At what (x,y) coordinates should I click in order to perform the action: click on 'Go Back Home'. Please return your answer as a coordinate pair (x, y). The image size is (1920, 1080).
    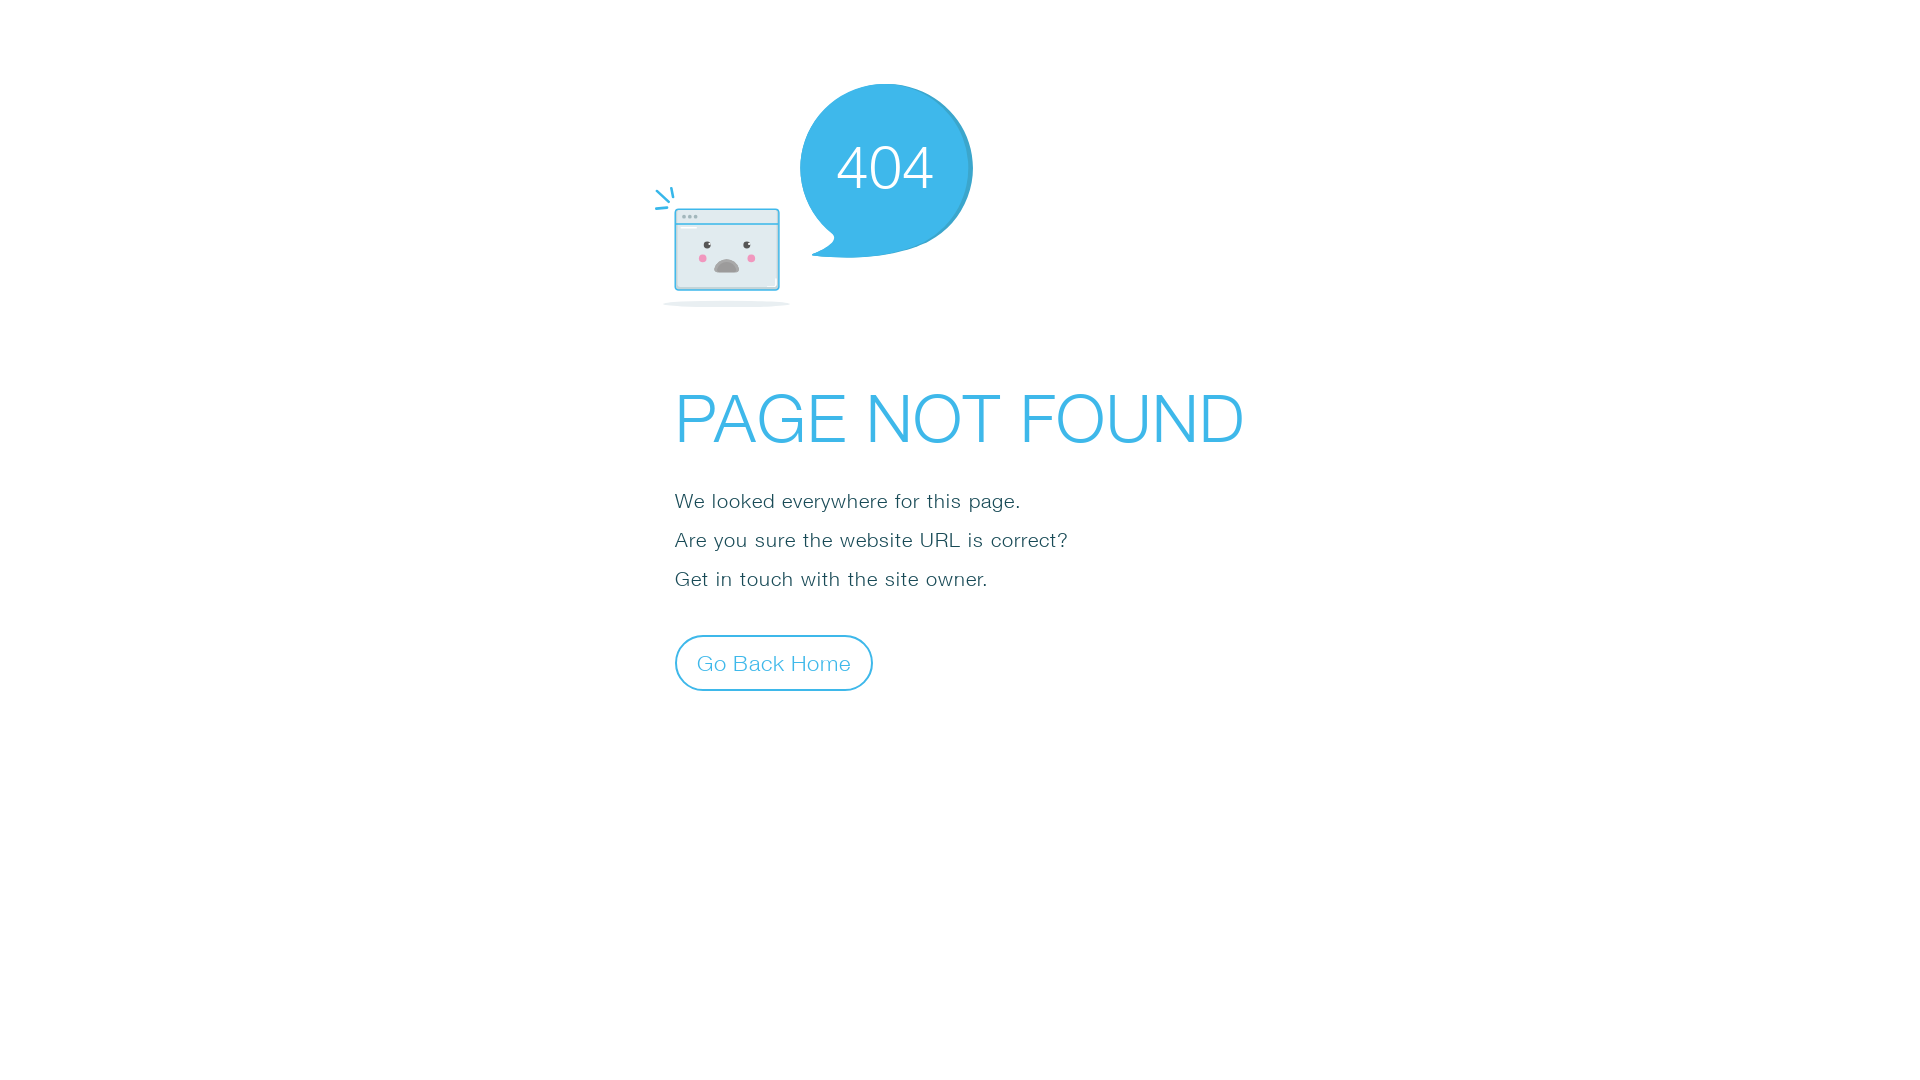
    Looking at the image, I should click on (772, 663).